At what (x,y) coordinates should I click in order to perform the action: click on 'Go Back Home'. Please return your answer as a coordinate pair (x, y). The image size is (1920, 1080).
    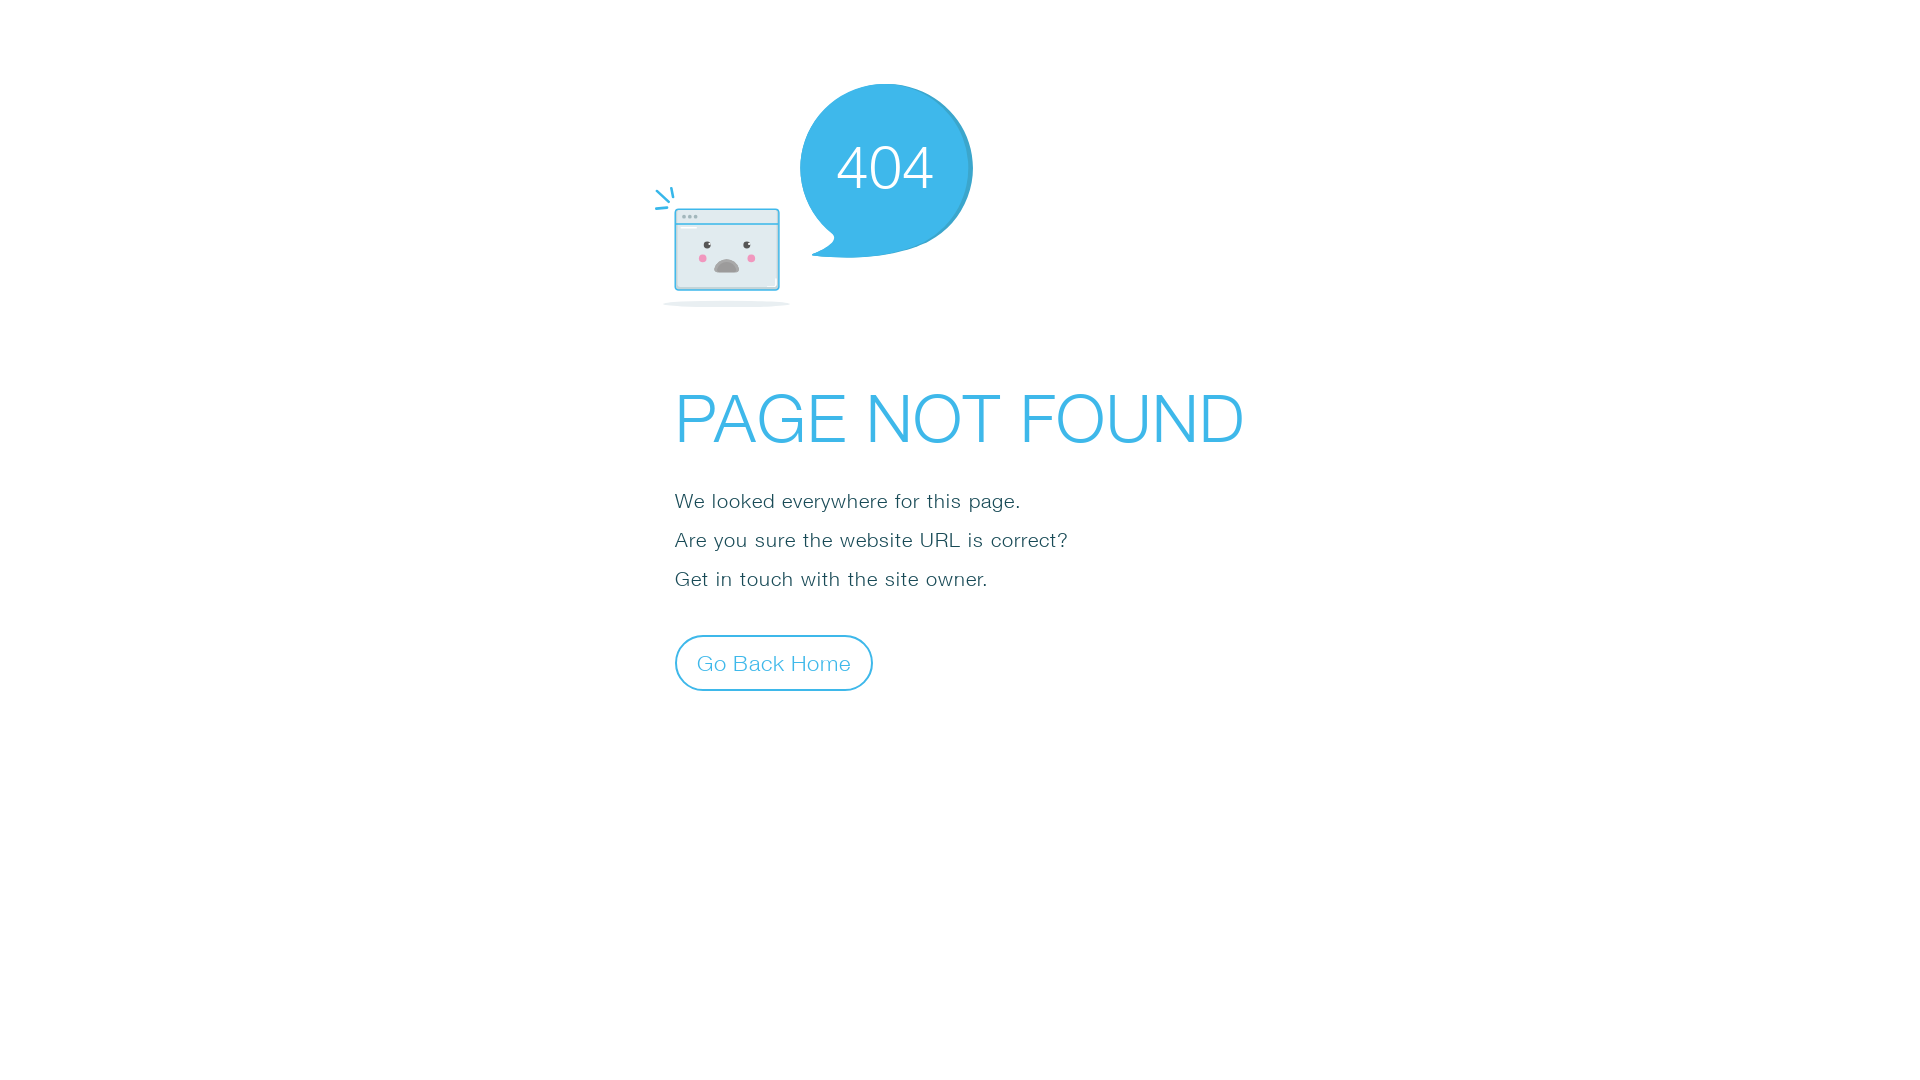
    Looking at the image, I should click on (772, 663).